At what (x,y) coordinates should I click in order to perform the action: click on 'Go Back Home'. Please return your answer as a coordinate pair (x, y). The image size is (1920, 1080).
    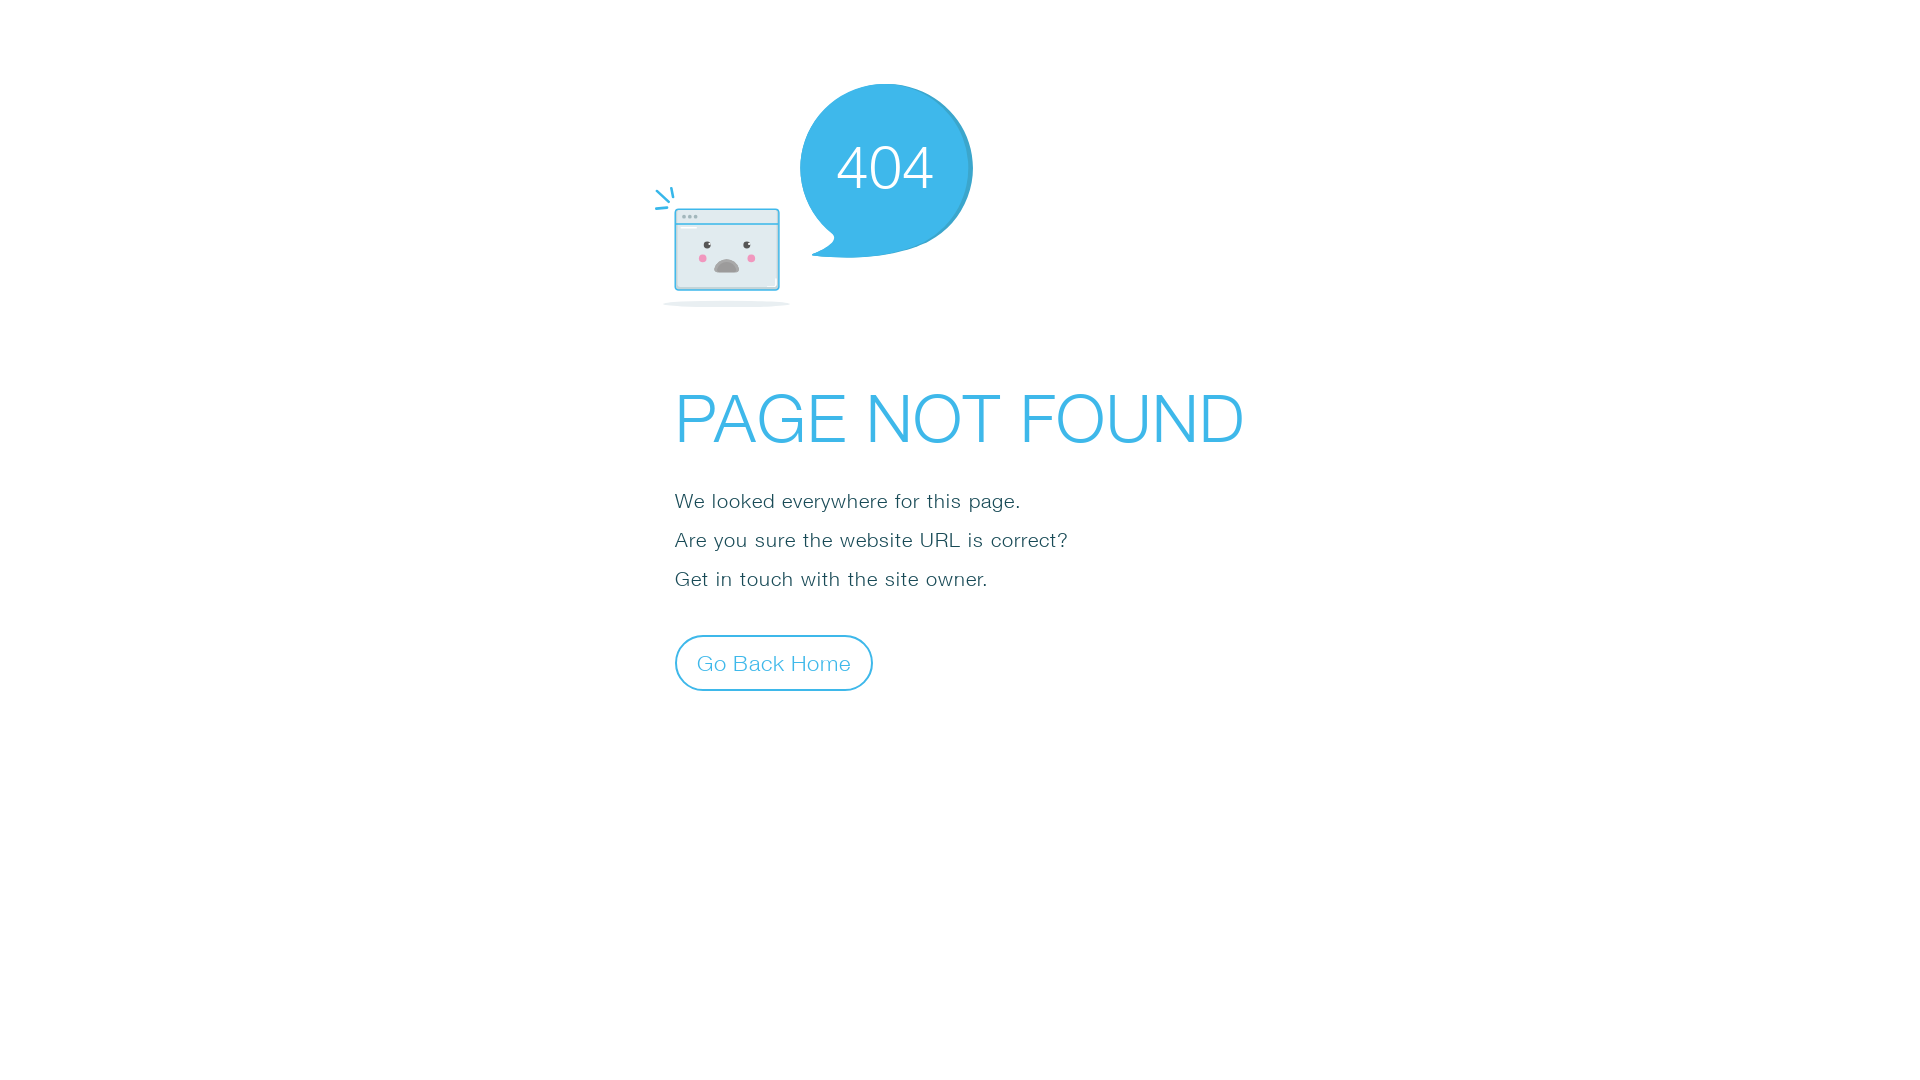
    Looking at the image, I should click on (772, 663).